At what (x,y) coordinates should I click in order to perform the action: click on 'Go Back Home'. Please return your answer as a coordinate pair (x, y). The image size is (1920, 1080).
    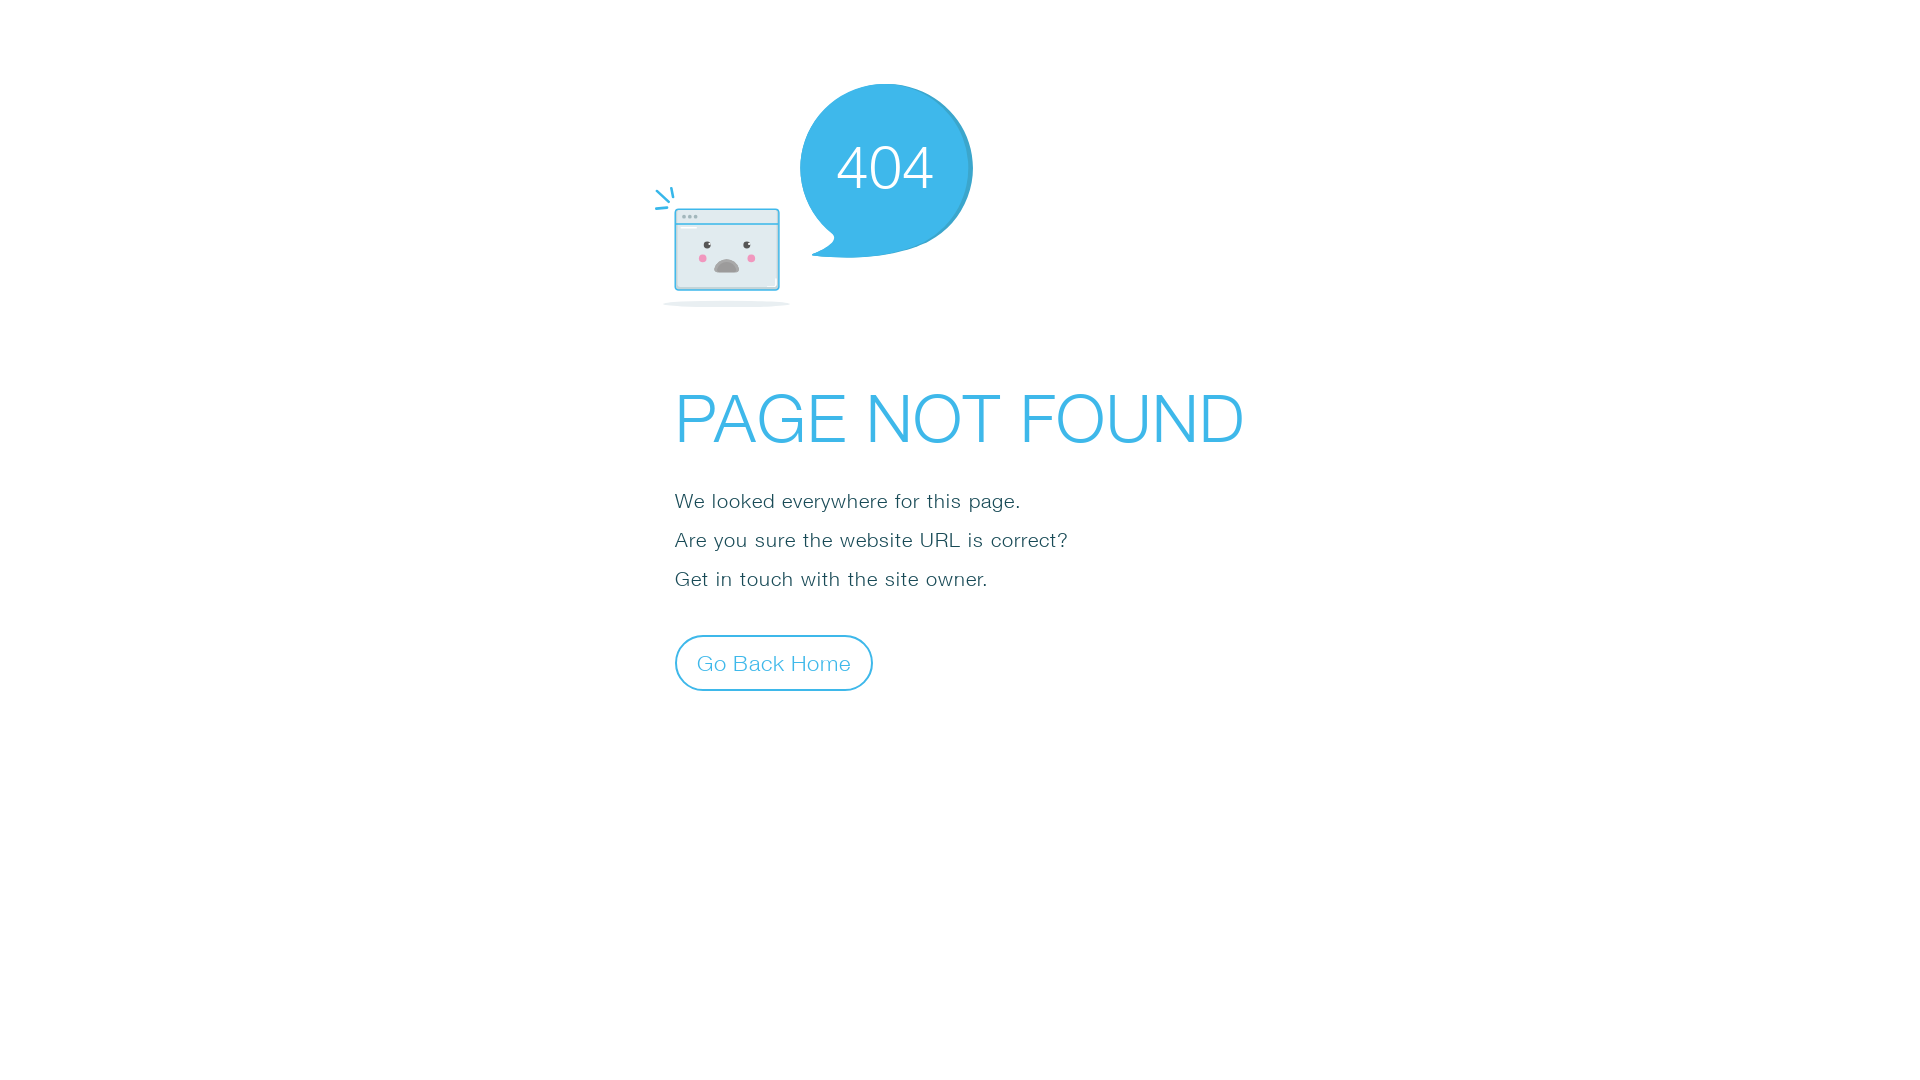
    Looking at the image, I should click on (772, 663).